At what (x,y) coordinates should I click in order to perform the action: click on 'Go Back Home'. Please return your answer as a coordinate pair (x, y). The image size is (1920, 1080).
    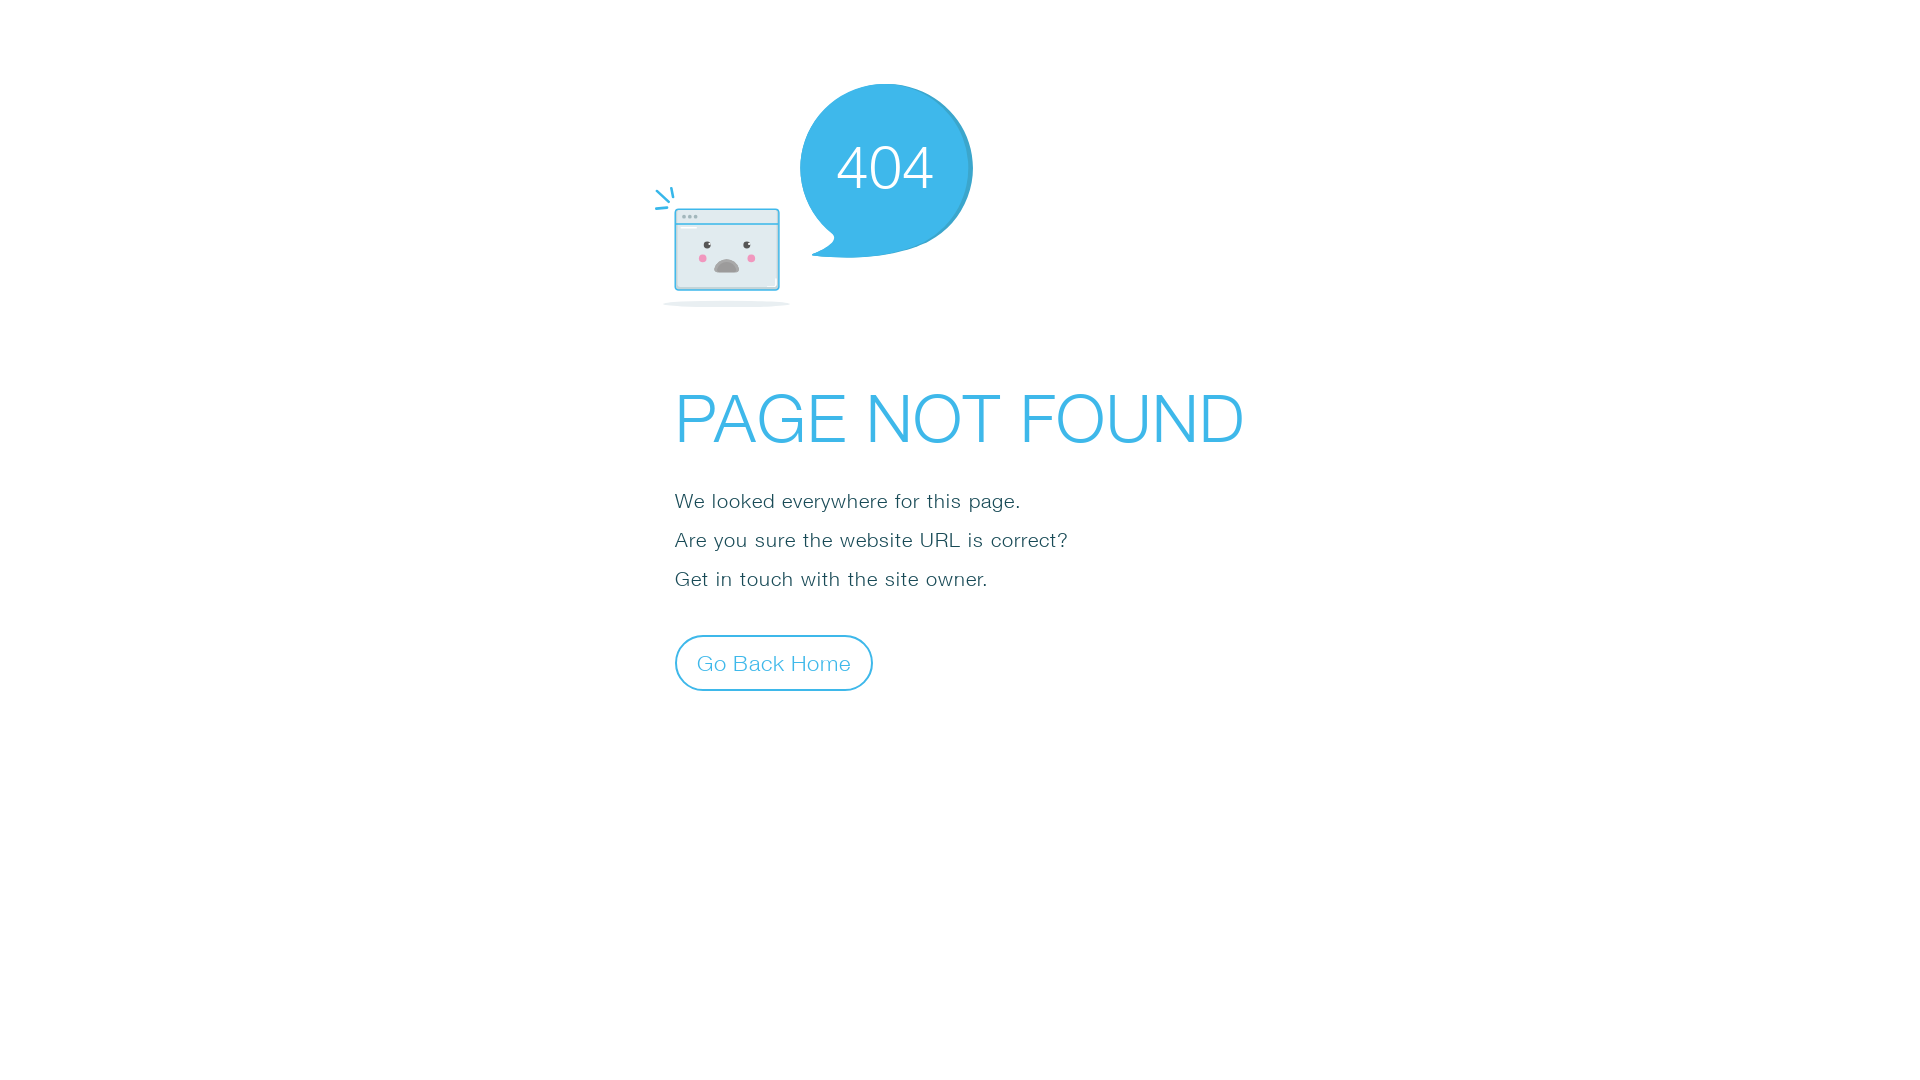
    Looking at the image, I should click on (772, 663).